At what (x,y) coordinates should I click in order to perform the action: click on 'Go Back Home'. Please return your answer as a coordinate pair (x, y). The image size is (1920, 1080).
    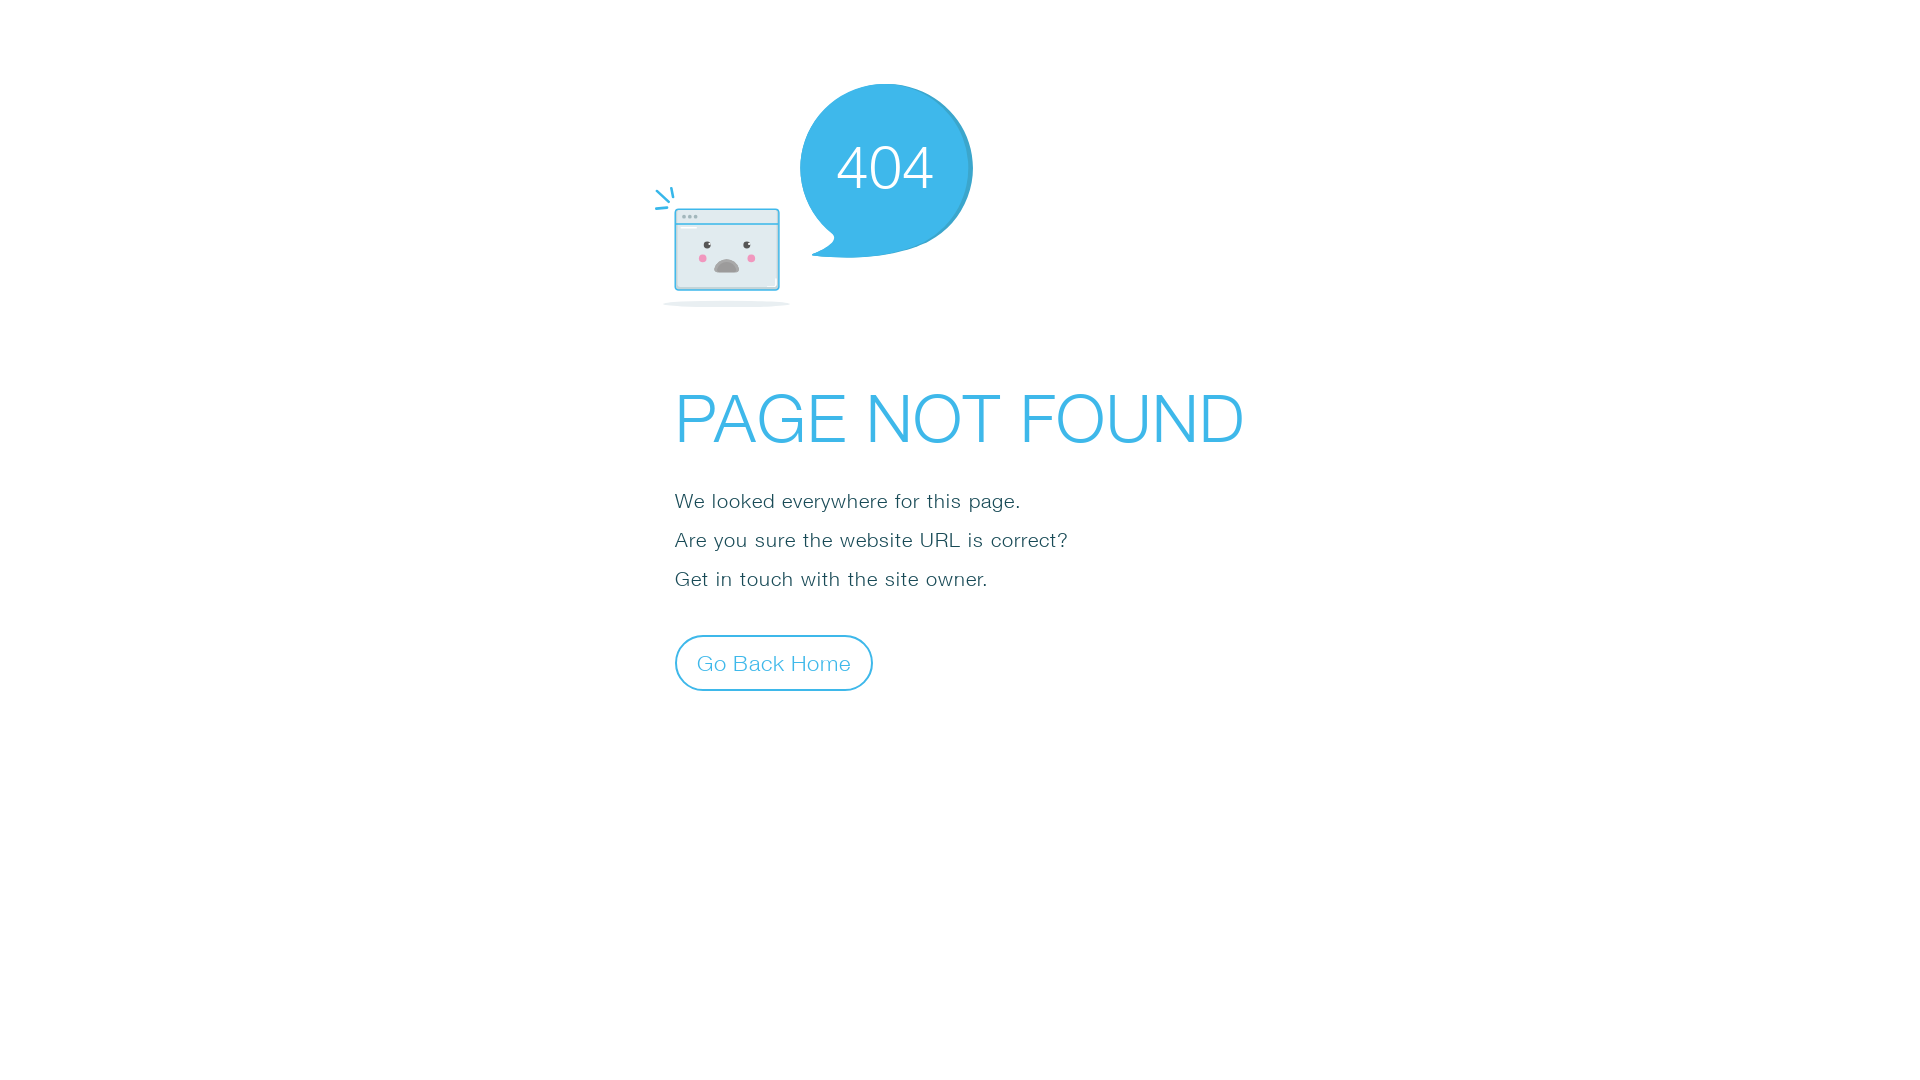
    Looking at the image, I should click on (772, 663).